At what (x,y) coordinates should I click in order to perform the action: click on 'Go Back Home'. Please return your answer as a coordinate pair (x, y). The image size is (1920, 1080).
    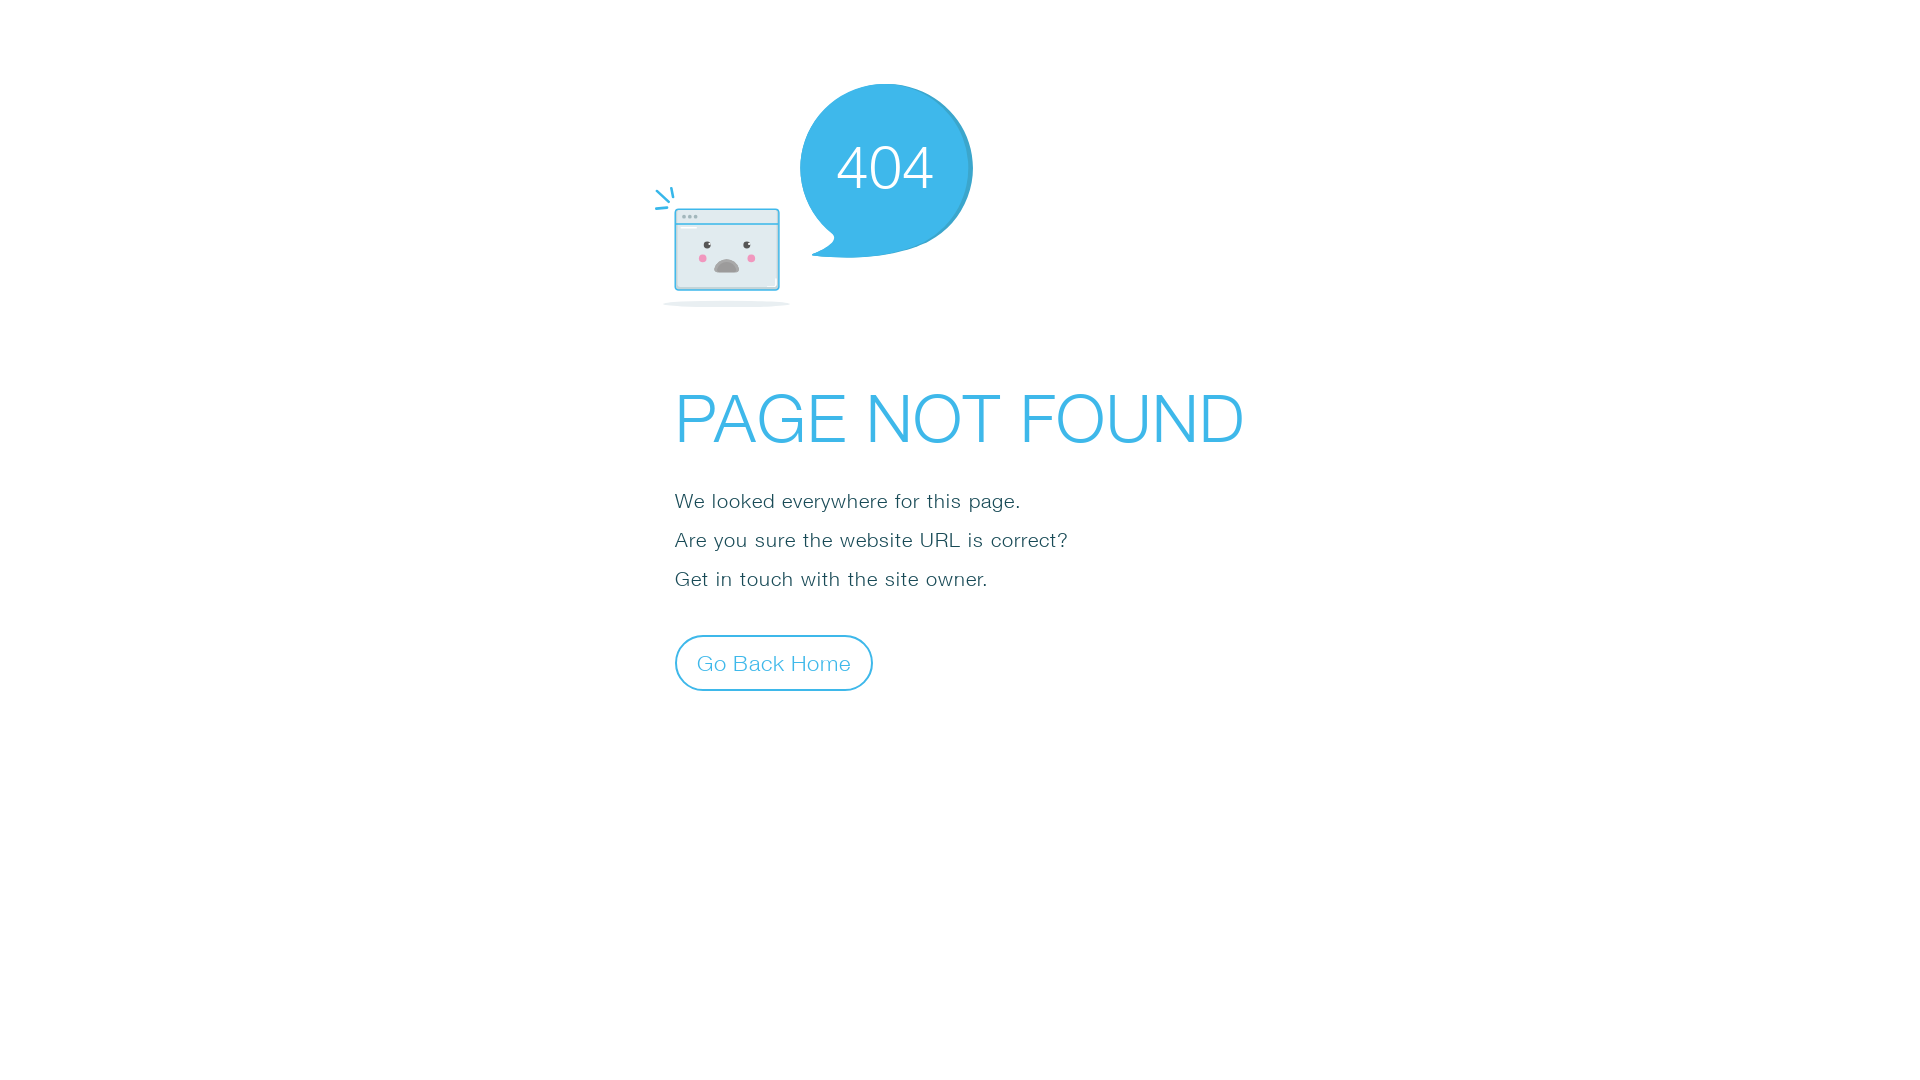
    Looking at the image, I should click on (772, 663).